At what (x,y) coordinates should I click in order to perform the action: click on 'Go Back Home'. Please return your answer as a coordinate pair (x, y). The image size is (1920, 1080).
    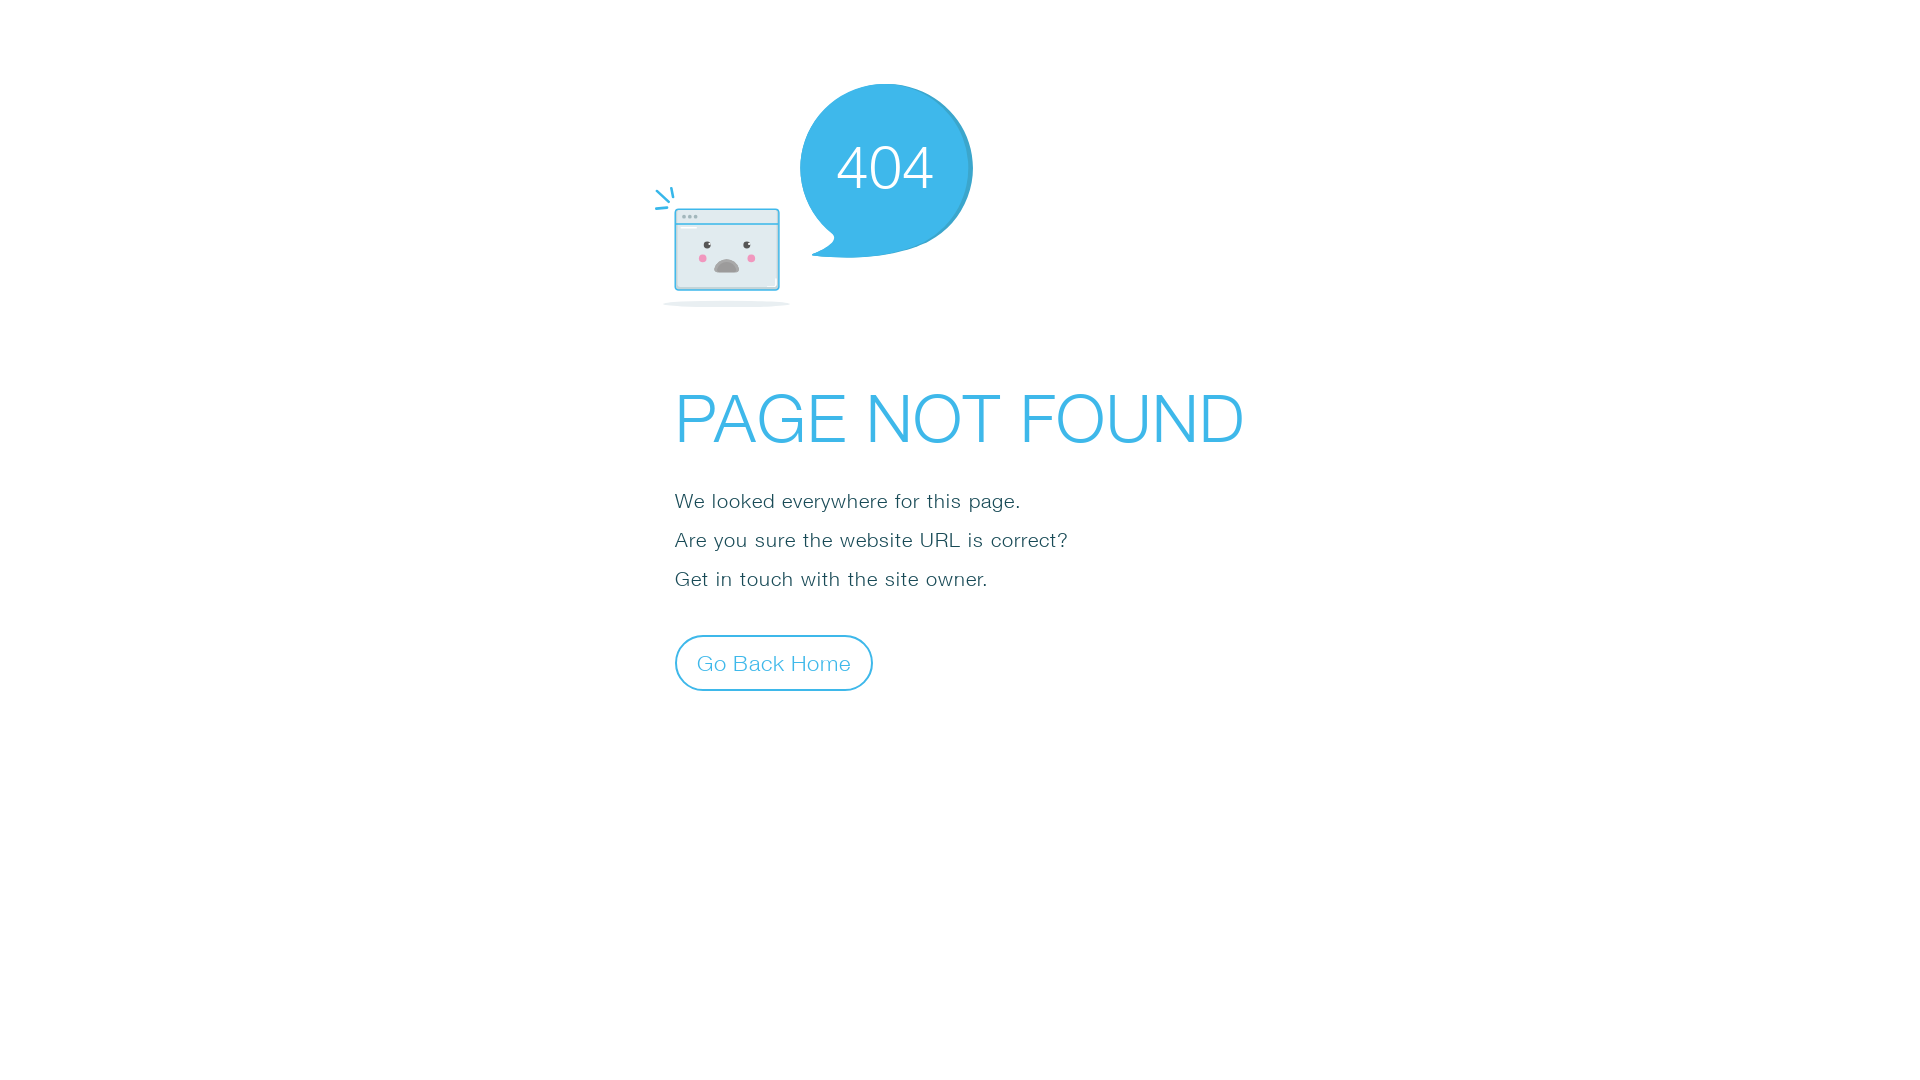
    Looking at the image, I should click on (772, 663).